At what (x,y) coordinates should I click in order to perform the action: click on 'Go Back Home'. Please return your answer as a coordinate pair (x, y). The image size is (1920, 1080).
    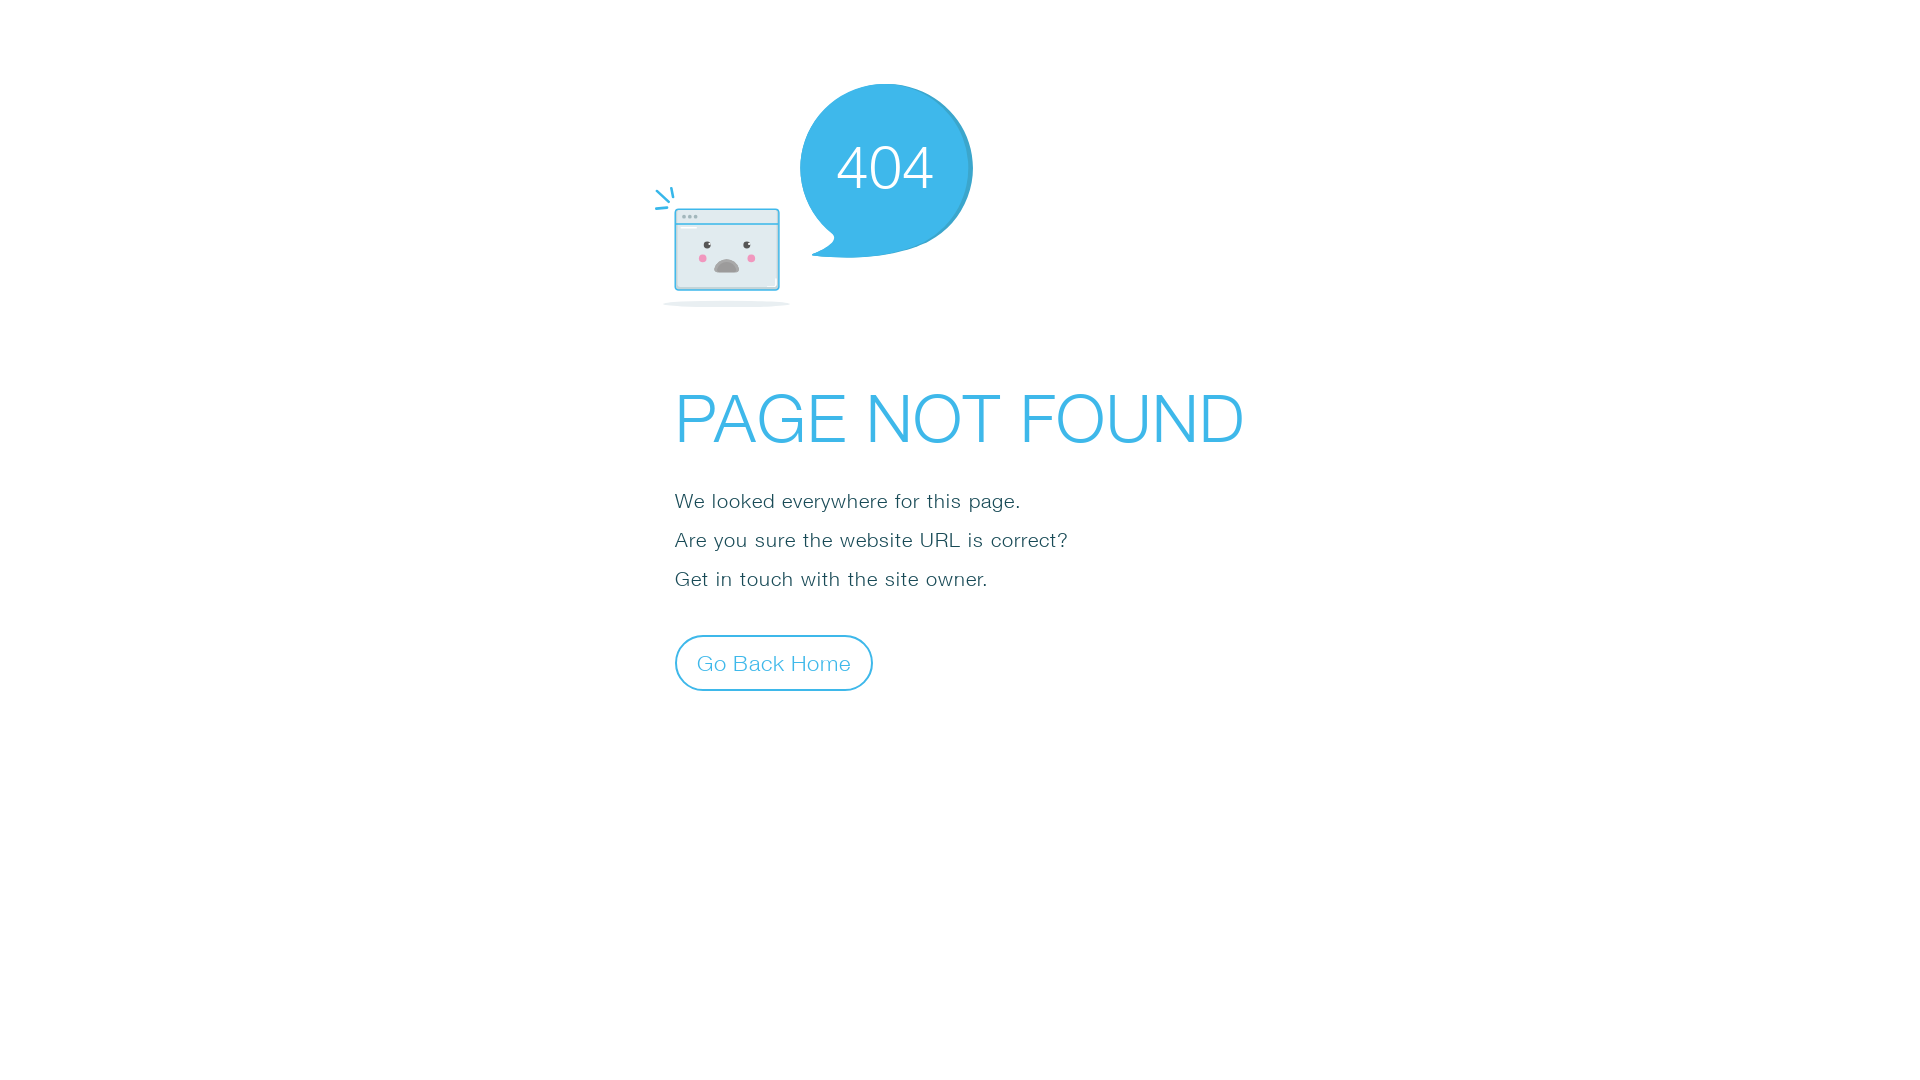
    Looking at the image, I should click on (772, 663).